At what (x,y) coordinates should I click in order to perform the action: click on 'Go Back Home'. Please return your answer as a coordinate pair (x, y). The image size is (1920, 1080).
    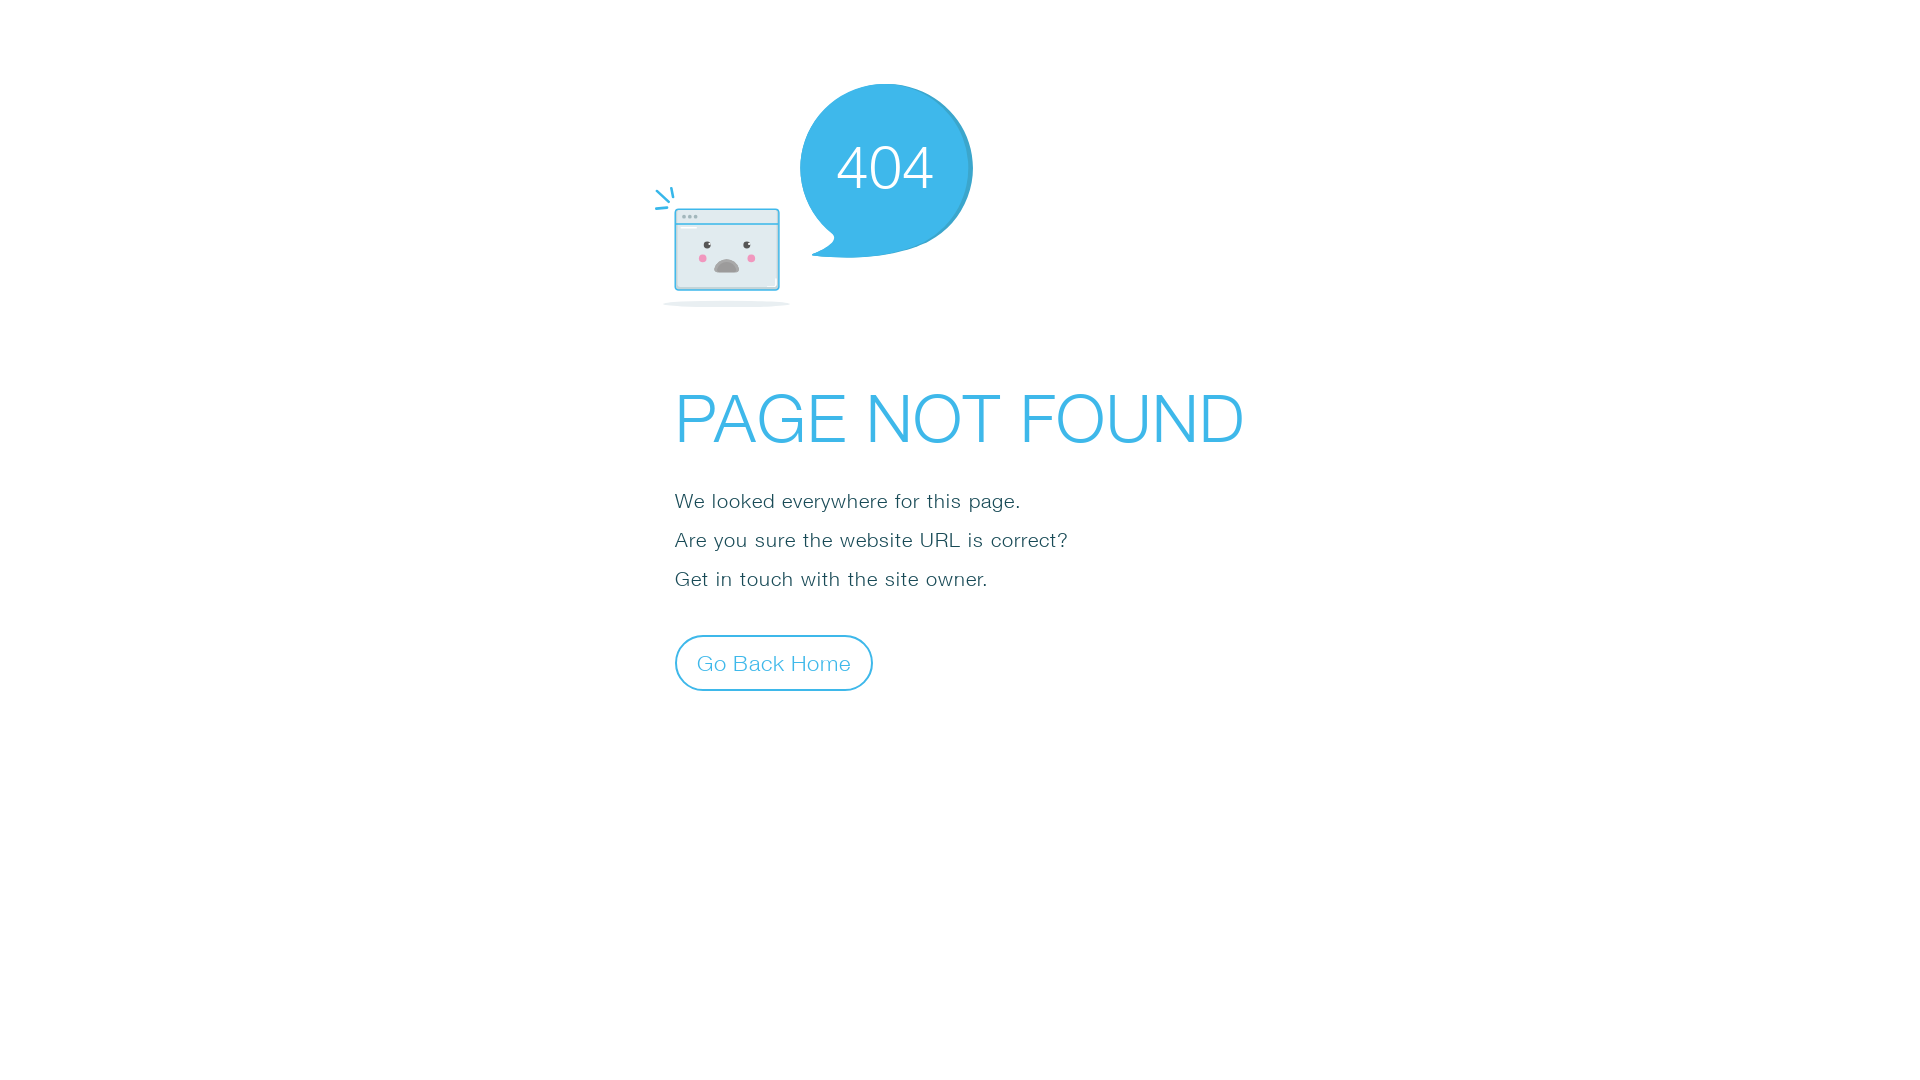
    Looking at the image, I should click on (772, 663).